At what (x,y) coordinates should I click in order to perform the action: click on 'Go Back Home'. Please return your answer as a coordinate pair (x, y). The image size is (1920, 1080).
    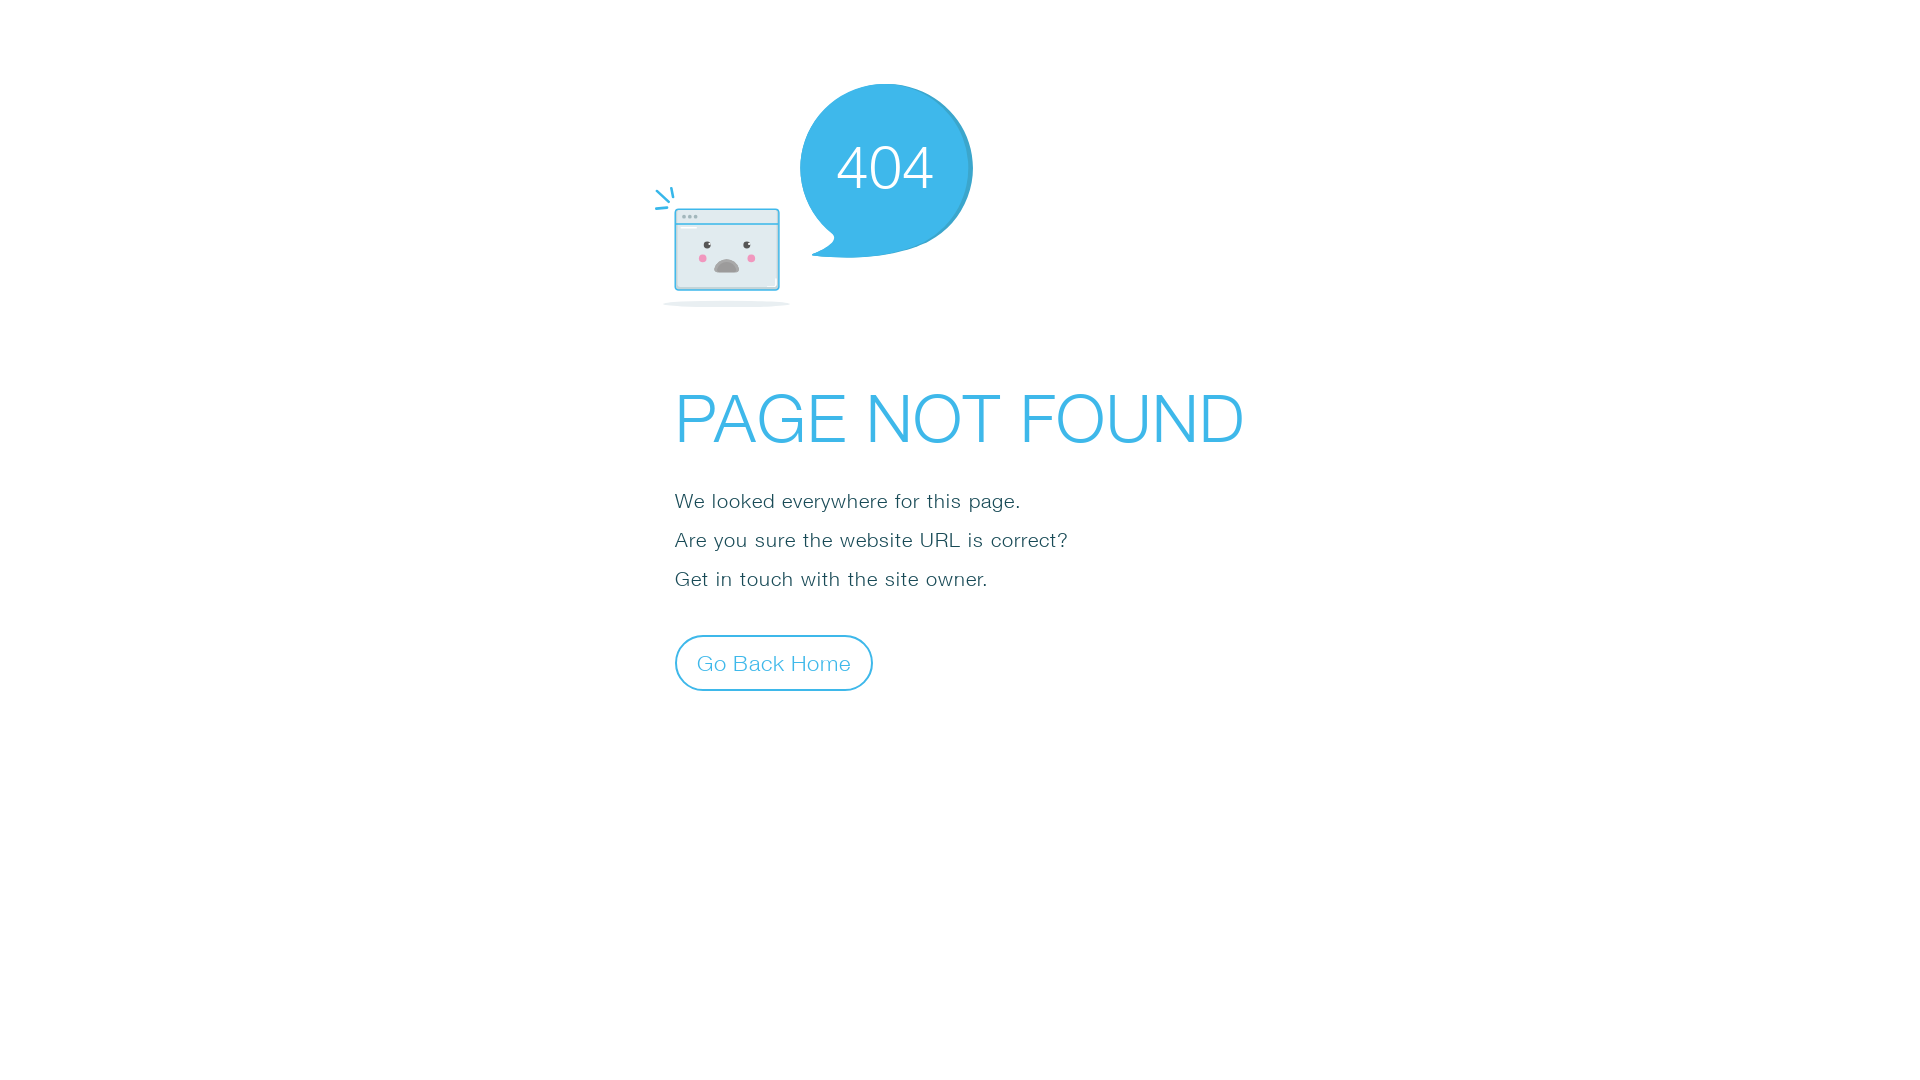
    Looking at the image, I should click on (772, 663).